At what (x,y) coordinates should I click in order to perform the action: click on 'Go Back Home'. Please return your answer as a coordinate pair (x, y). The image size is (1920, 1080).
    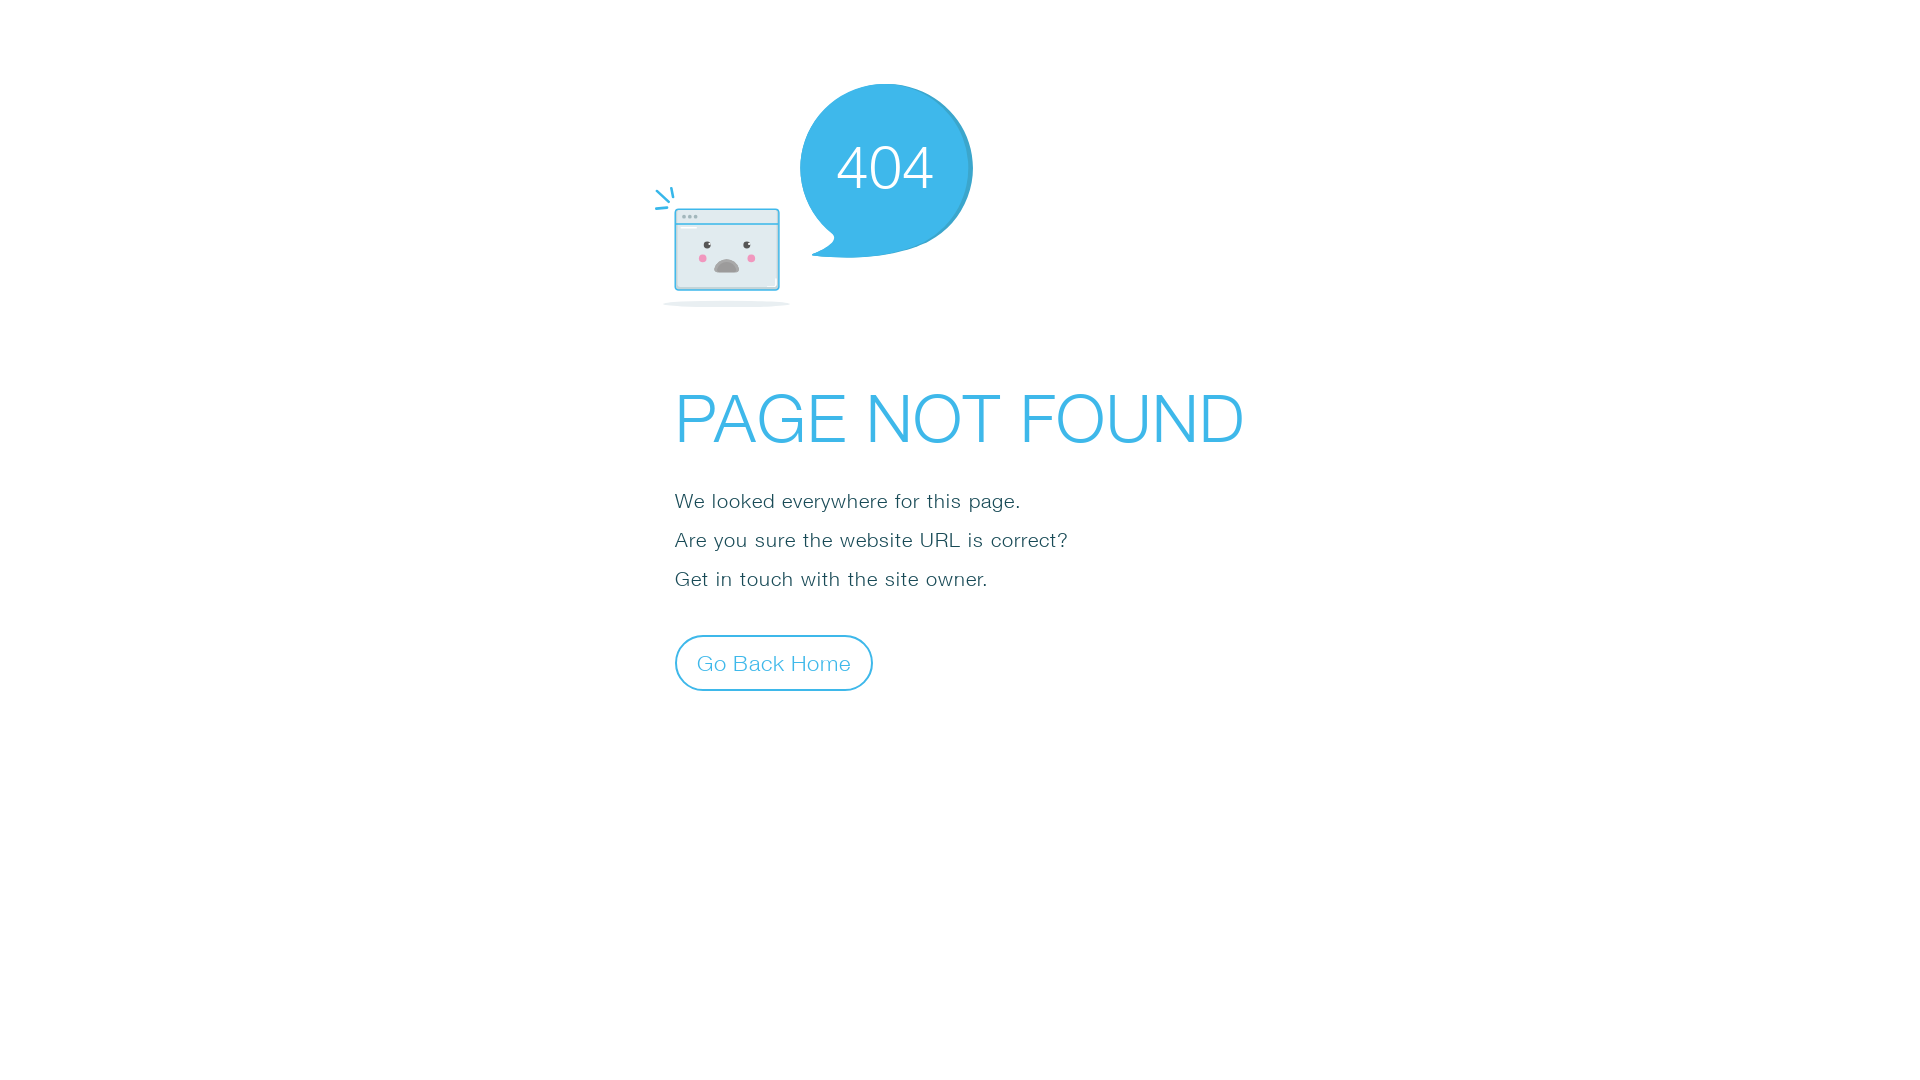
    Looking at the image, I should click on (772, 663).